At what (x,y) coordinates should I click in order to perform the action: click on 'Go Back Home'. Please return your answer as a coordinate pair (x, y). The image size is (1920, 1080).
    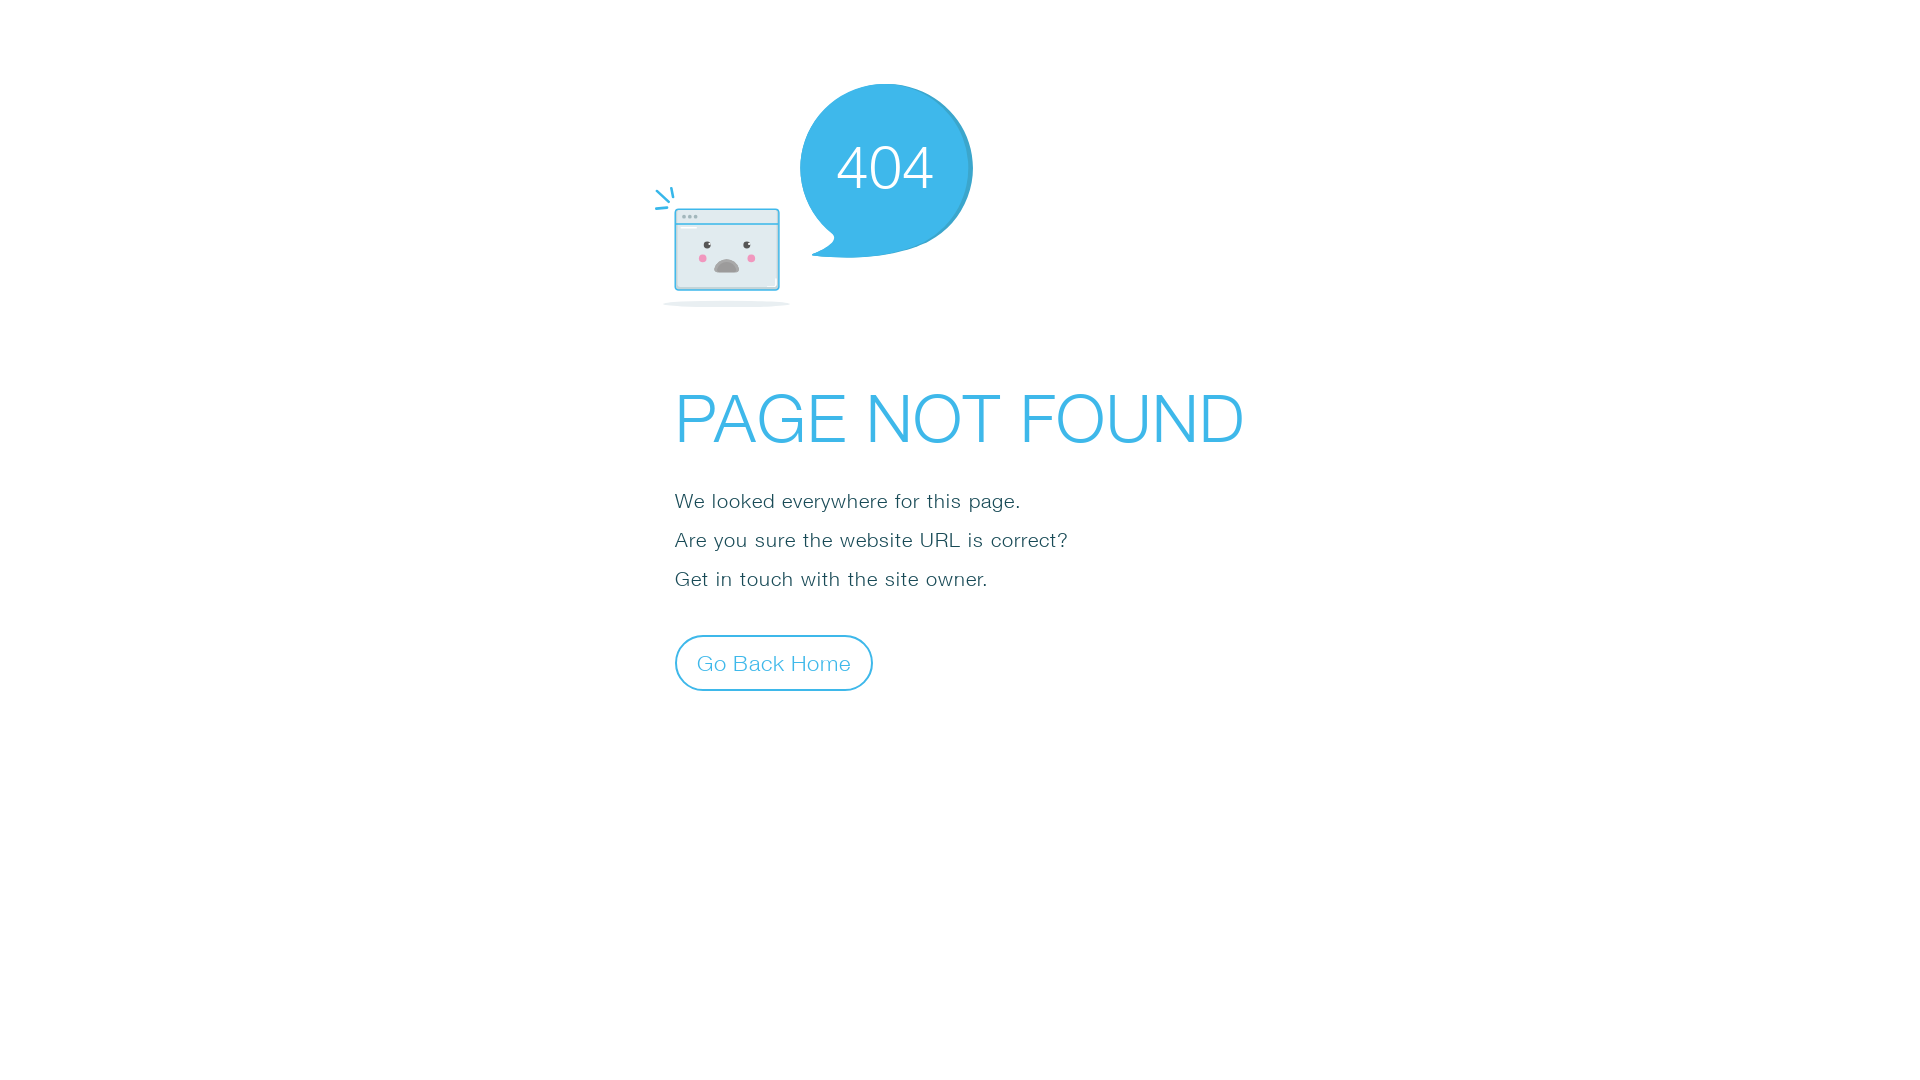
    Looking at the image, I should click on (772, 663).